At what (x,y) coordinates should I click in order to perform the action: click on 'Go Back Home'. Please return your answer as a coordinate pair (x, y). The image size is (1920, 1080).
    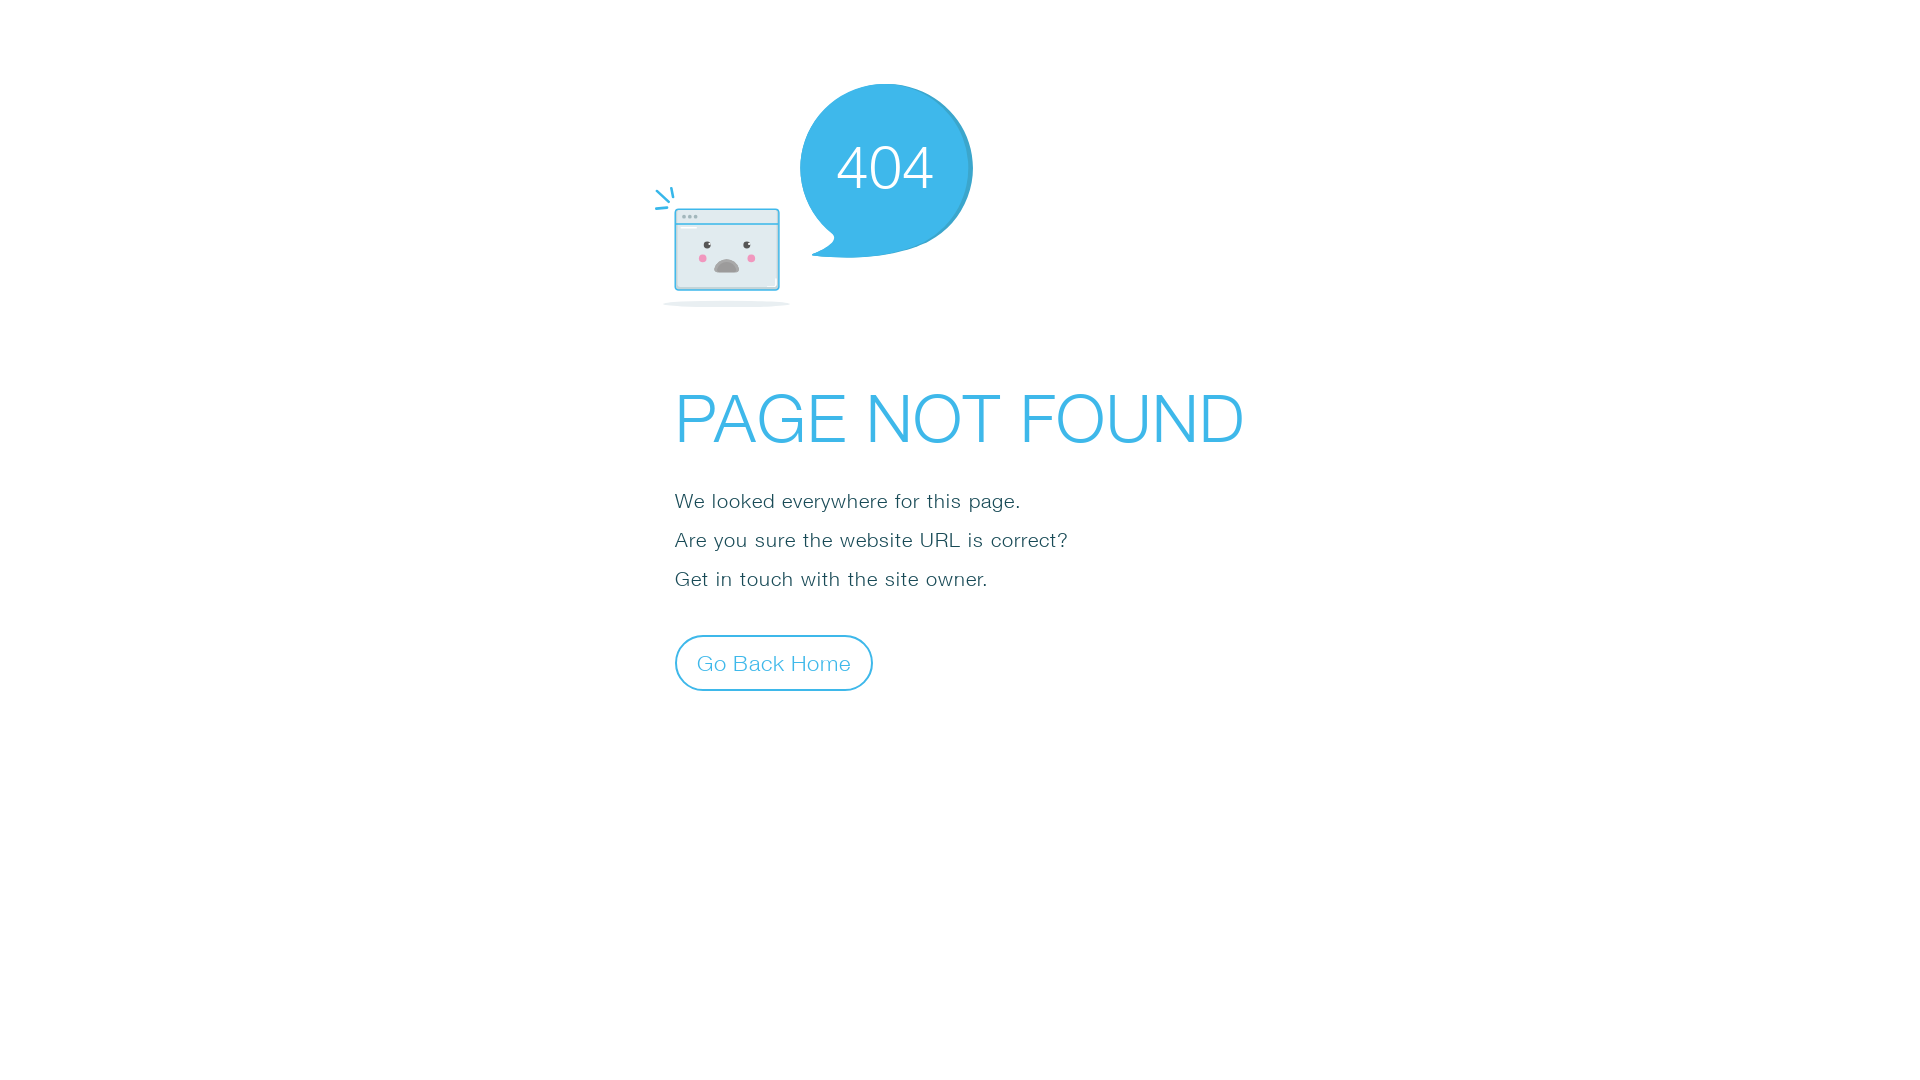
    Looking at the image, I should click on (772, 663).